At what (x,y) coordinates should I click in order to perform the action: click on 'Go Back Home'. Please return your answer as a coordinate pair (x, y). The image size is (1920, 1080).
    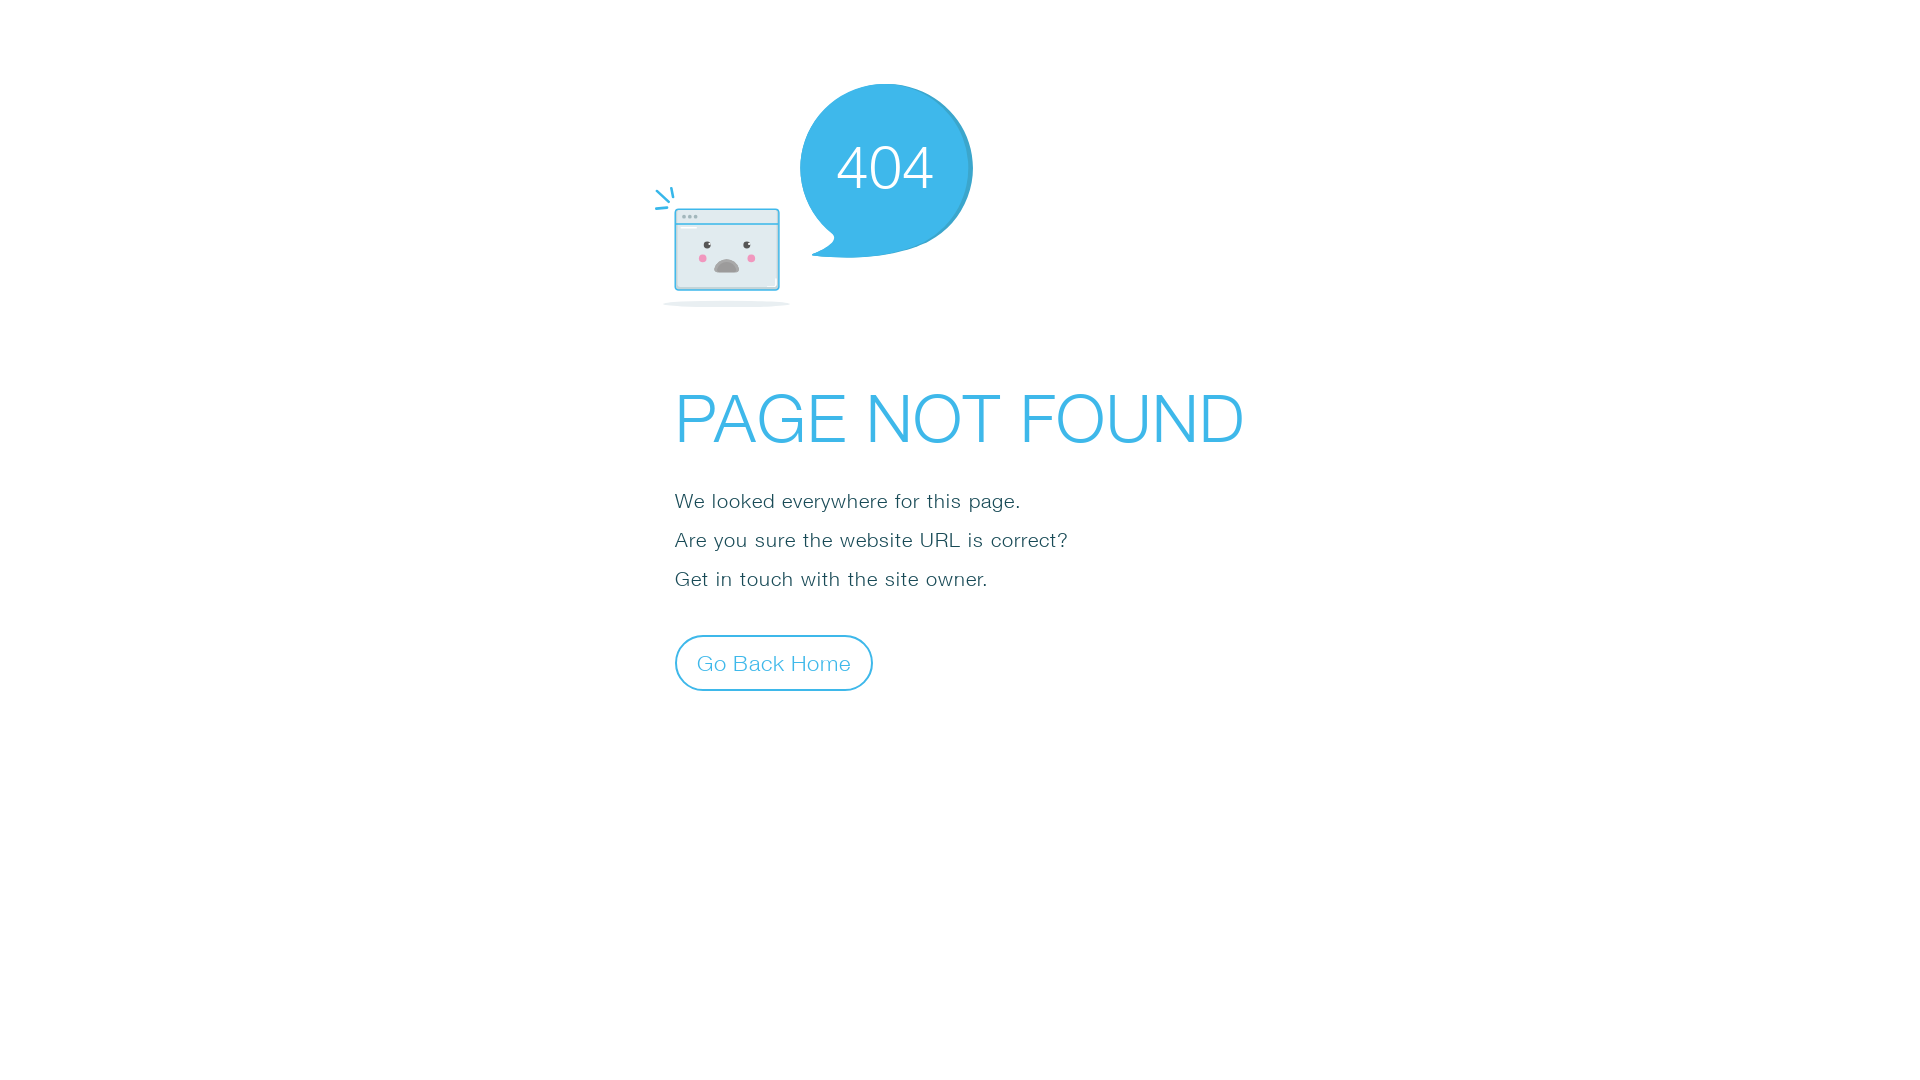
    Looking at the image, I should click on (772, 663).